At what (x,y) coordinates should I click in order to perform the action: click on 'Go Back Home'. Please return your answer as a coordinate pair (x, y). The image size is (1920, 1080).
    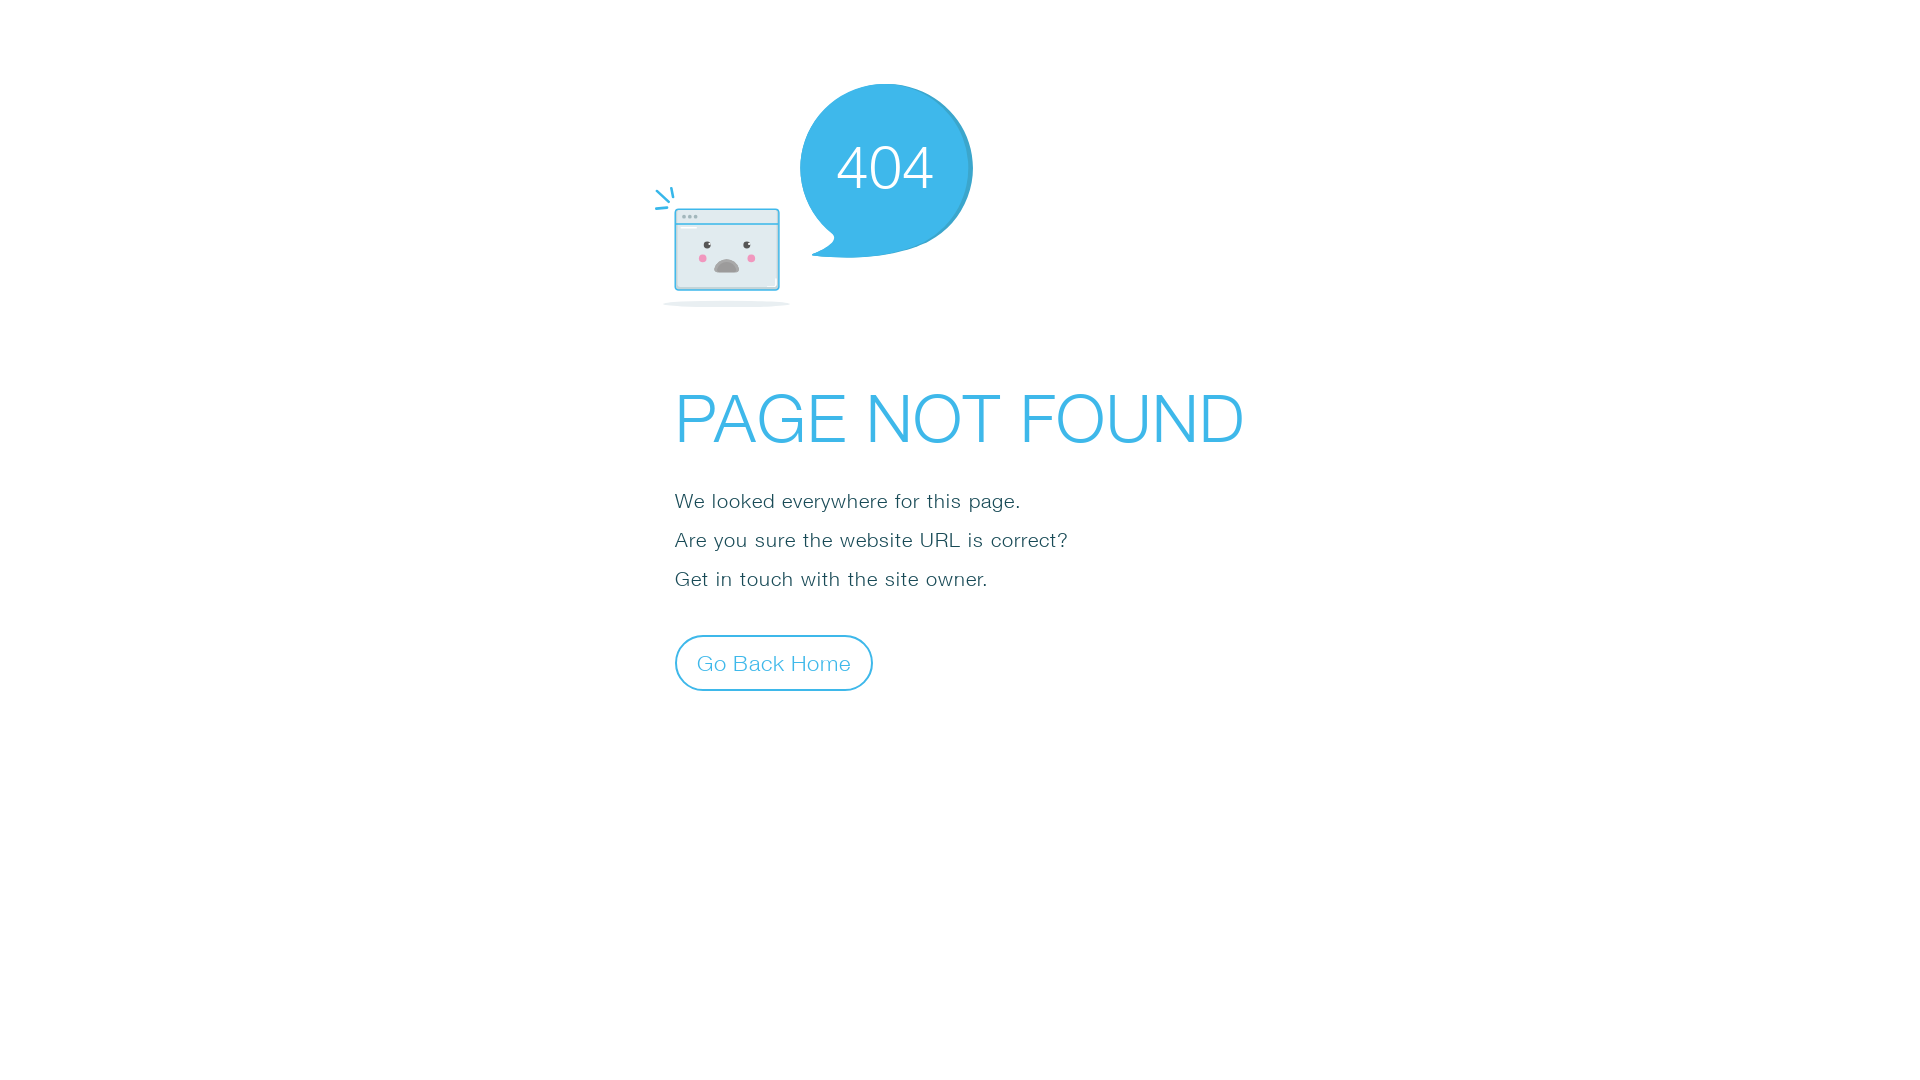
    Looking at the image, I should click on (772, 663).